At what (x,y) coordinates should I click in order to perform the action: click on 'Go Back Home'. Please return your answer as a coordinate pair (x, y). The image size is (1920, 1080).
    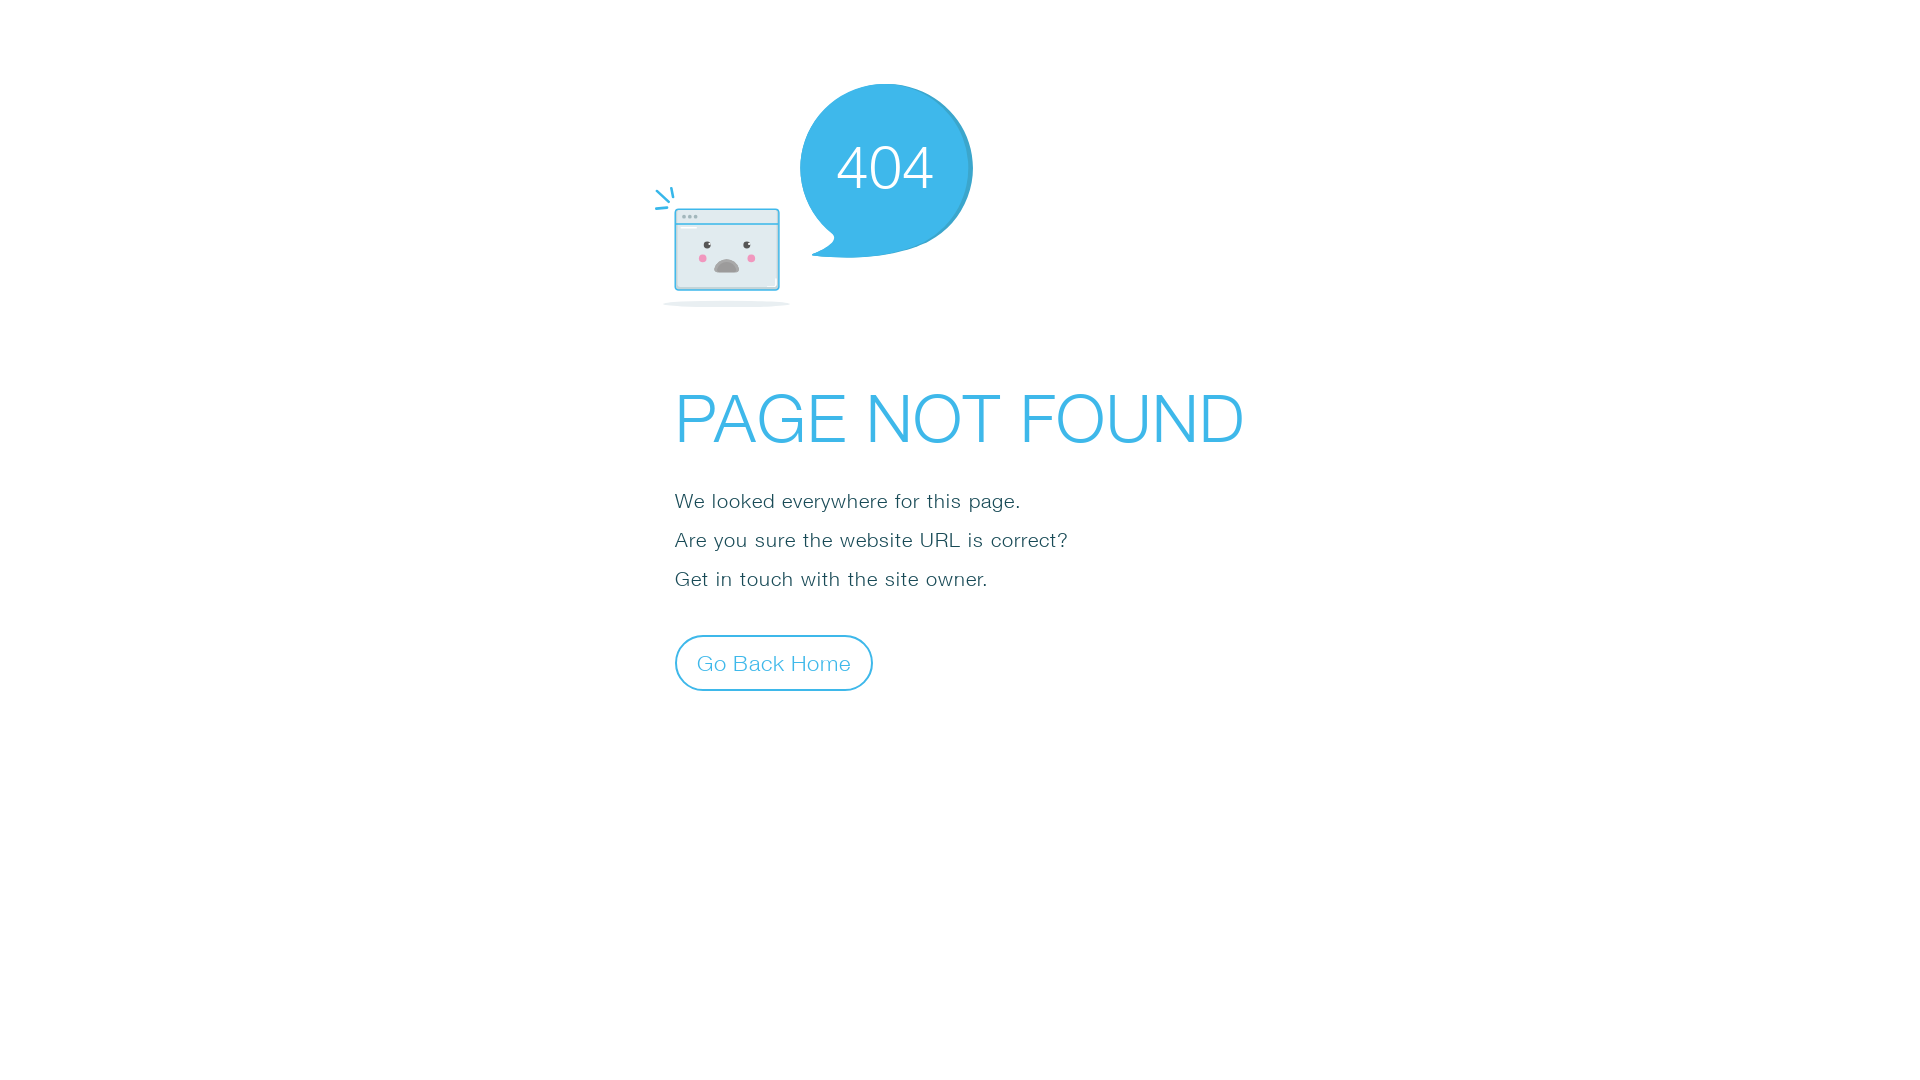
    Looking at the image, I should click on (772, 663).